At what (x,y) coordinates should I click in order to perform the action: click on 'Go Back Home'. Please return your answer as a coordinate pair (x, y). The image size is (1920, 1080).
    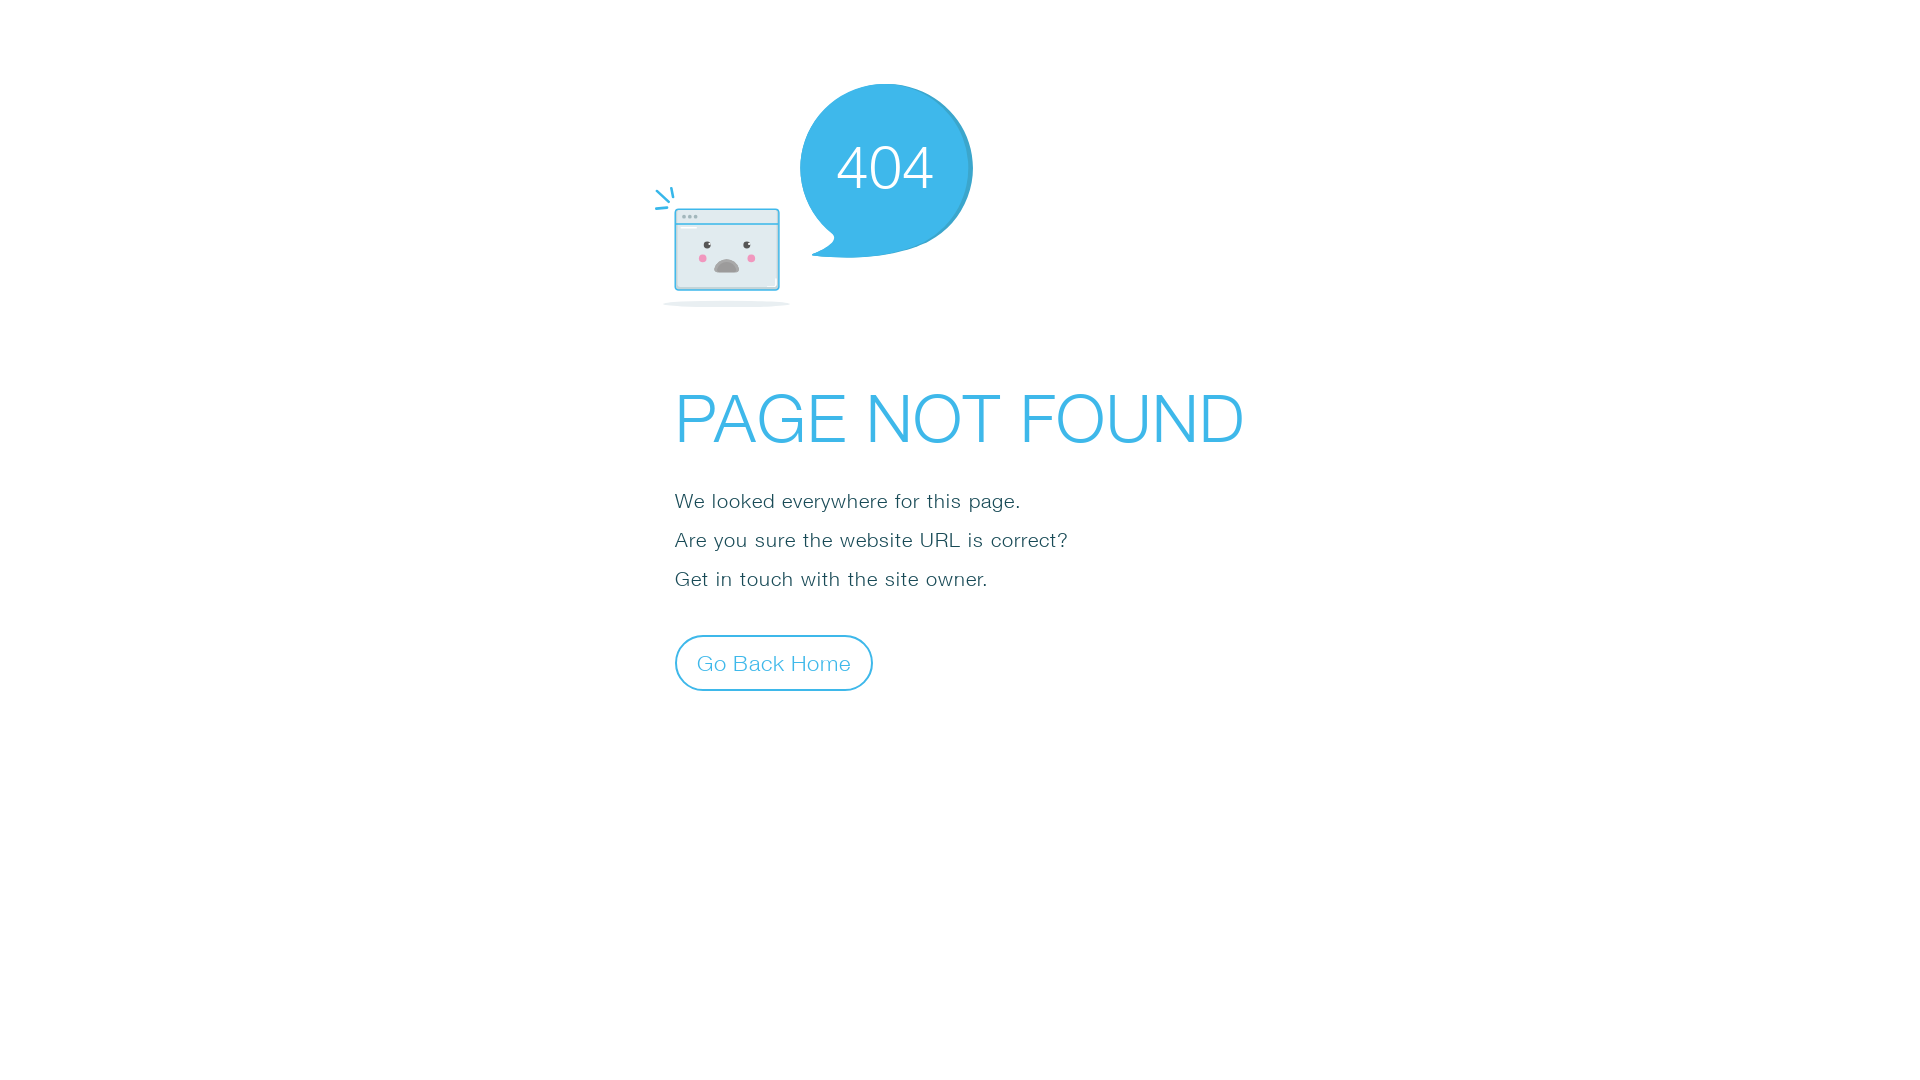
    Looking at the image, I should click on (772, 663).